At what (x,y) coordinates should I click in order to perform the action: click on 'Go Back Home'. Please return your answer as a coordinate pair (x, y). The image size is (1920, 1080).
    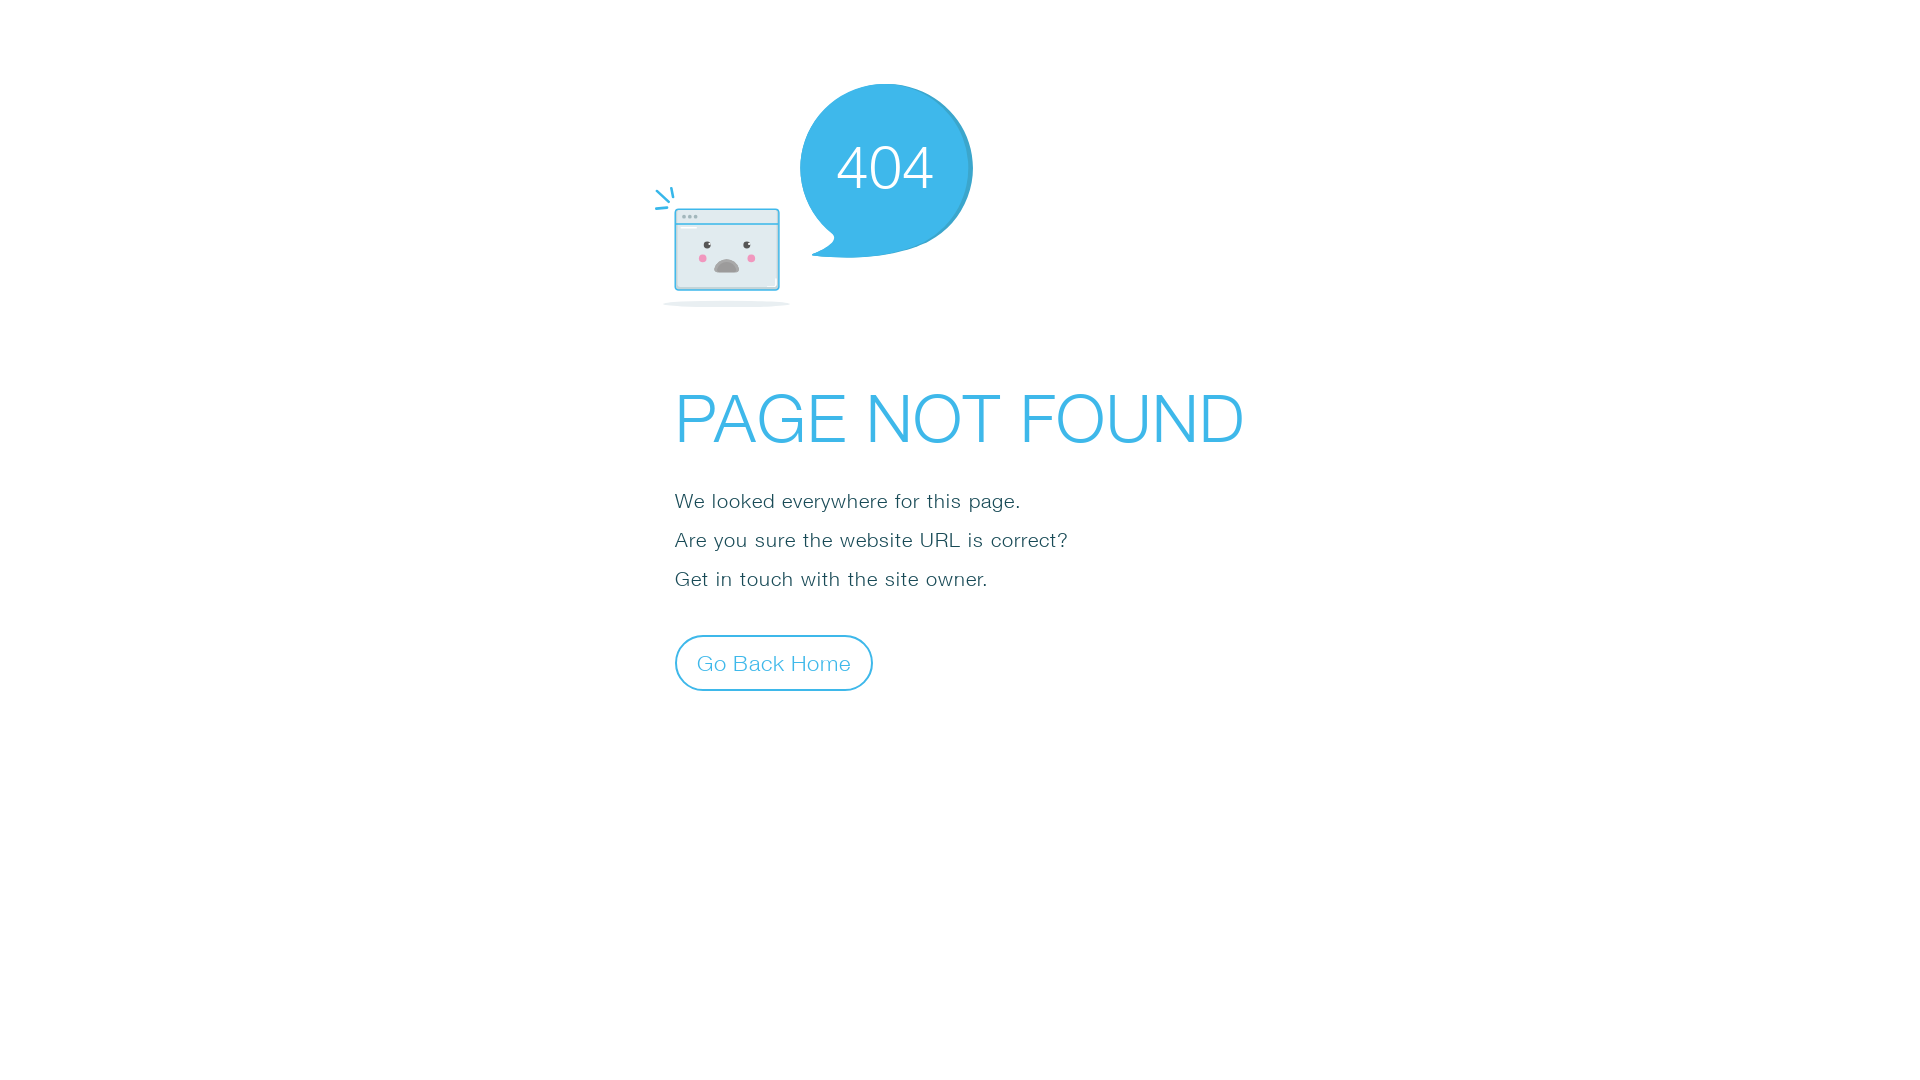
    Looking at the image, I should click on (772, 663).